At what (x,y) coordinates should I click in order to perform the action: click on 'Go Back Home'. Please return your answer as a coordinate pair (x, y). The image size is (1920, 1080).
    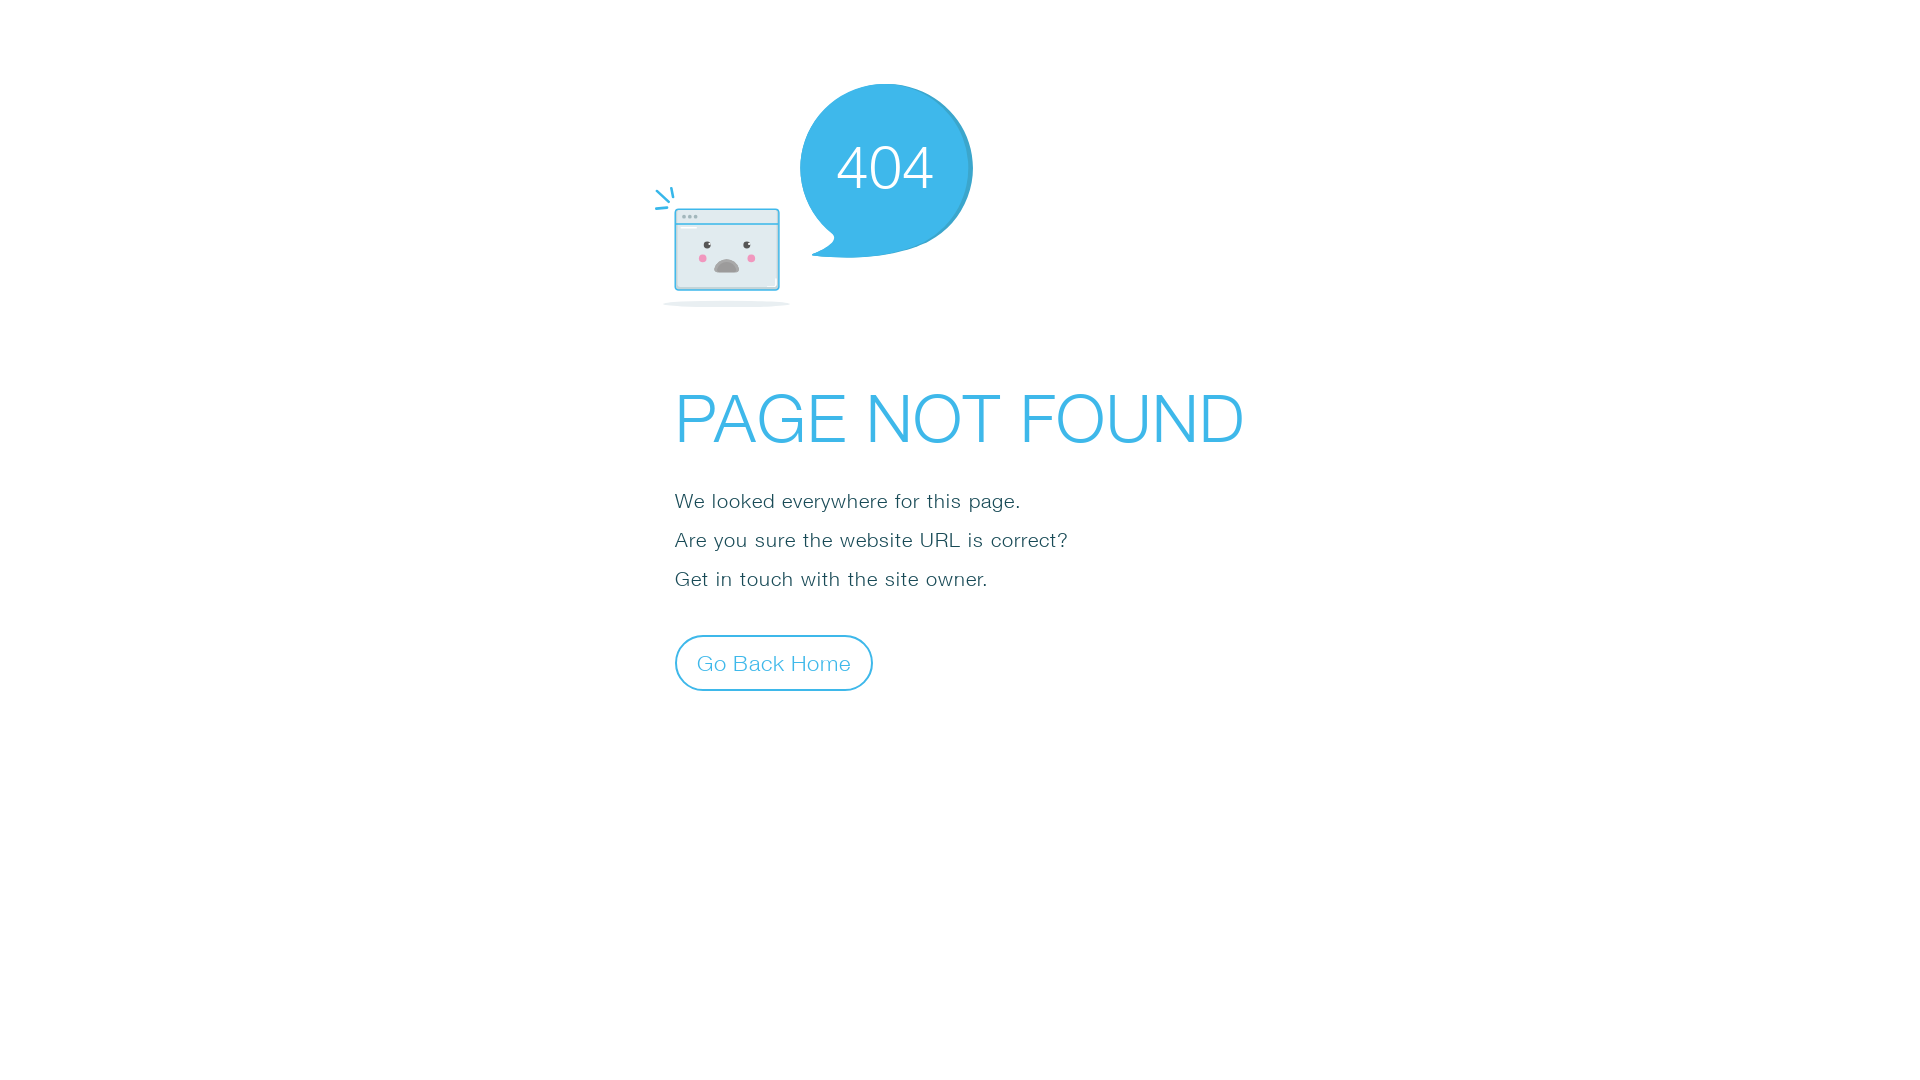
    Looking at the image, I should click on (772, 663).